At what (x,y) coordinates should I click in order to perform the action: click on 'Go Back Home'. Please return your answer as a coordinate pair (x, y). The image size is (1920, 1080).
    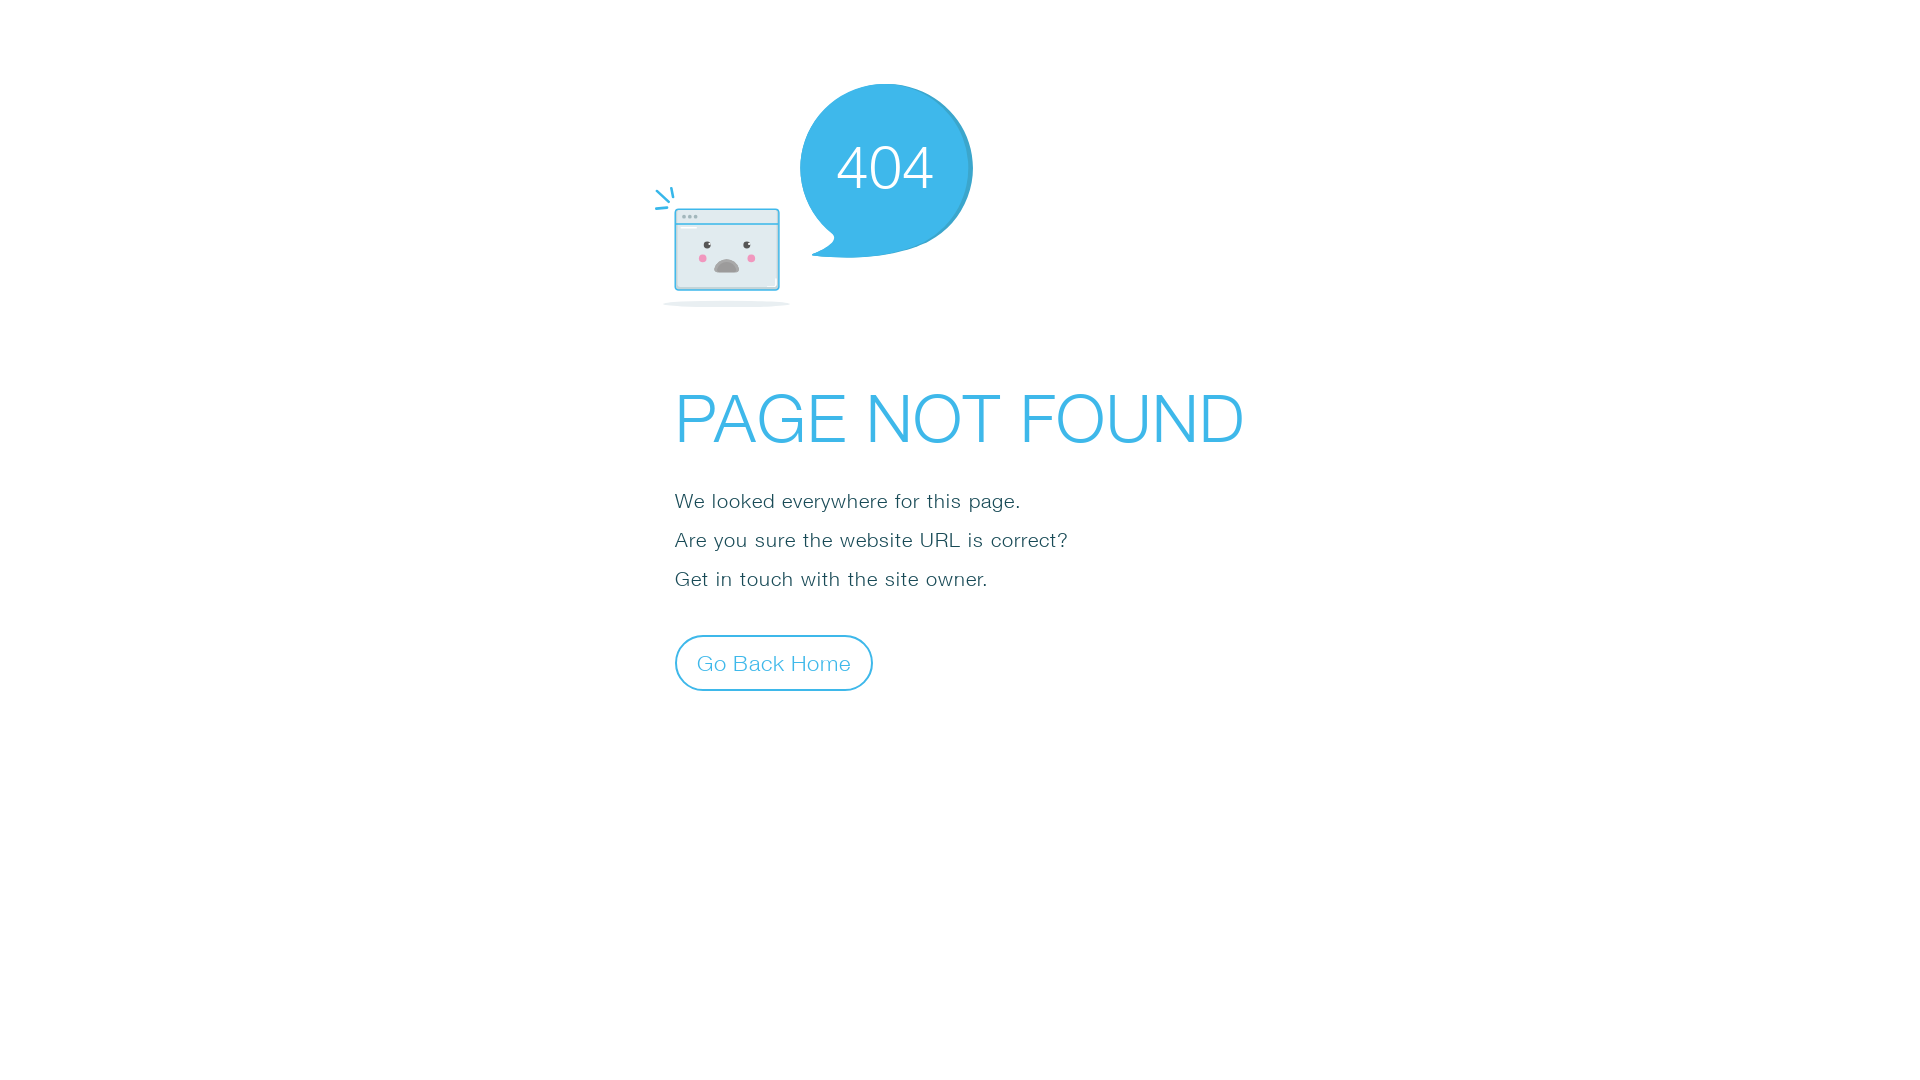
    Looking at the image, I should click on (772, 663).